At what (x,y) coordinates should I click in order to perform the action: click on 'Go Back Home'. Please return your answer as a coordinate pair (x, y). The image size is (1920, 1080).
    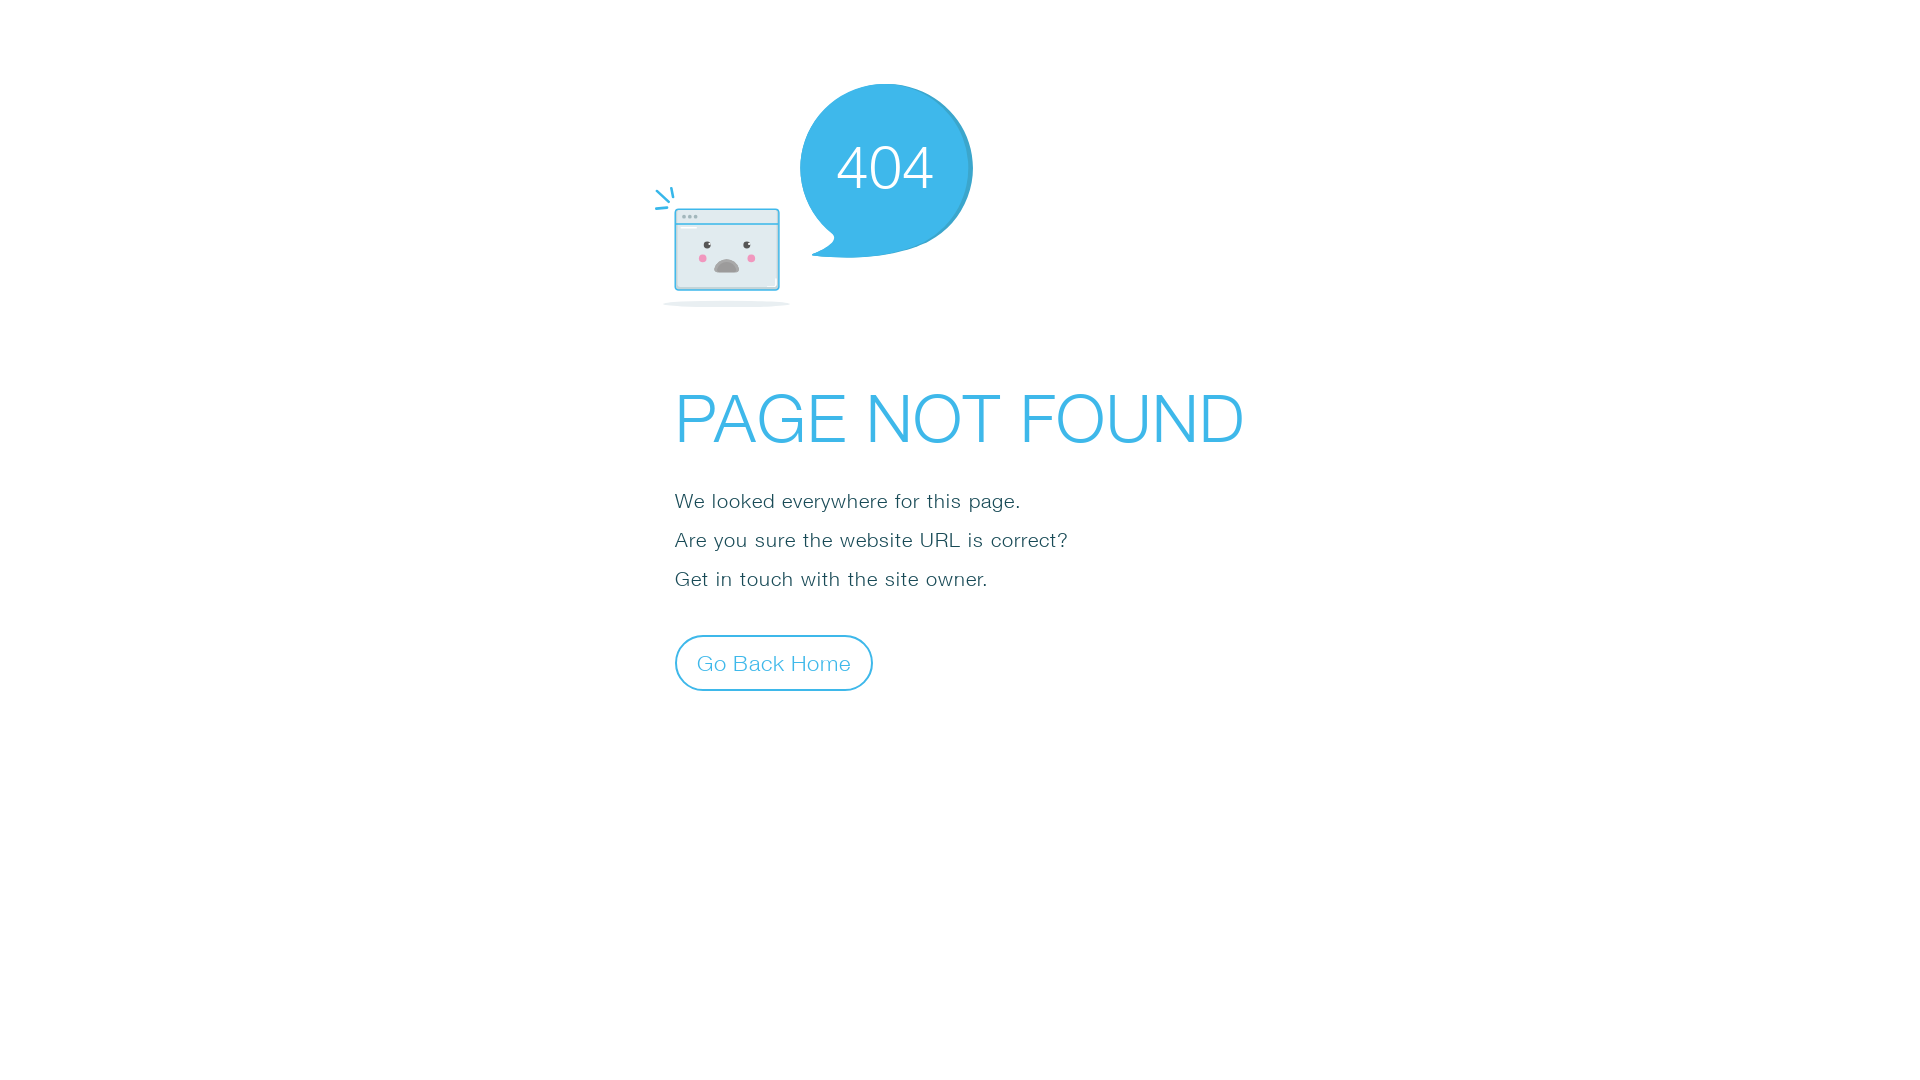
    Looking at the image, I should click on (772, 663).